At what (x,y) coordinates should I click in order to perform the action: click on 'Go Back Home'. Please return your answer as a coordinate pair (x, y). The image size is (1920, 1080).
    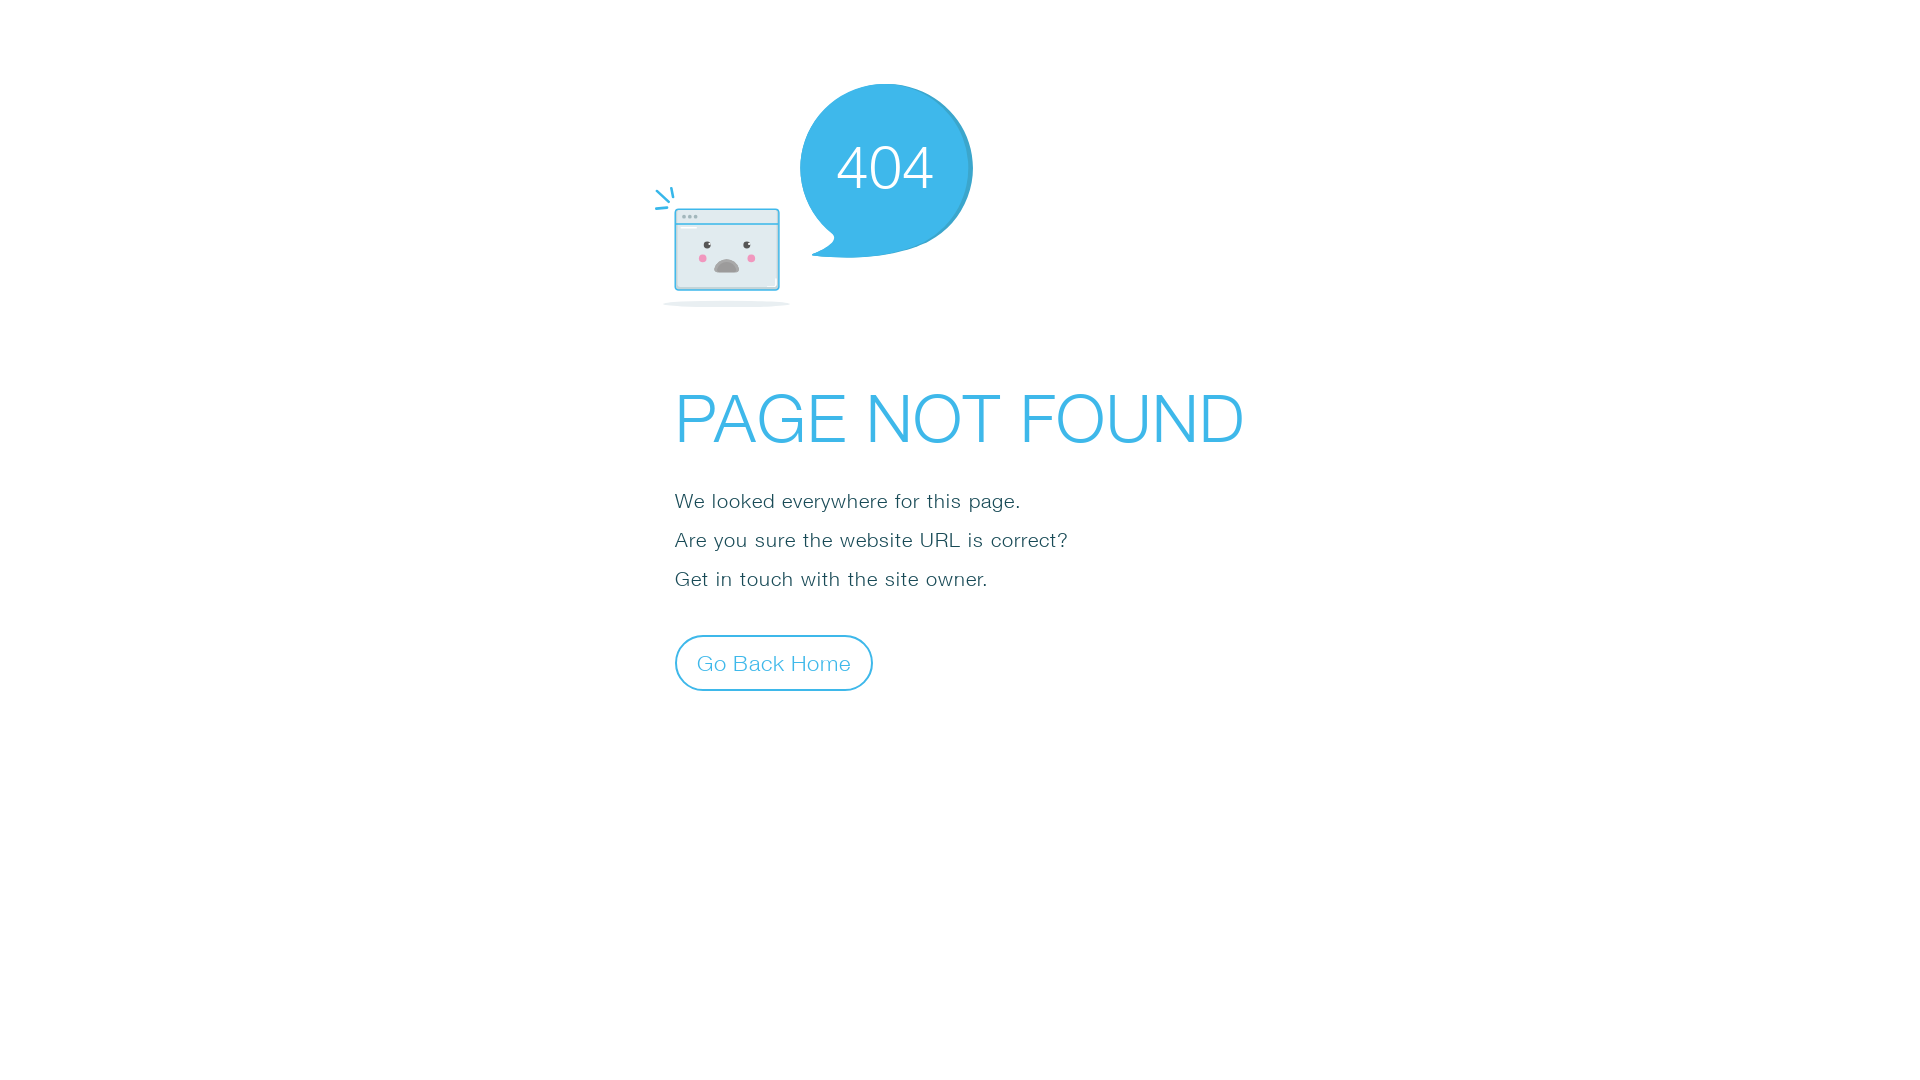
    Looking at the image, I should click on (772, 663).